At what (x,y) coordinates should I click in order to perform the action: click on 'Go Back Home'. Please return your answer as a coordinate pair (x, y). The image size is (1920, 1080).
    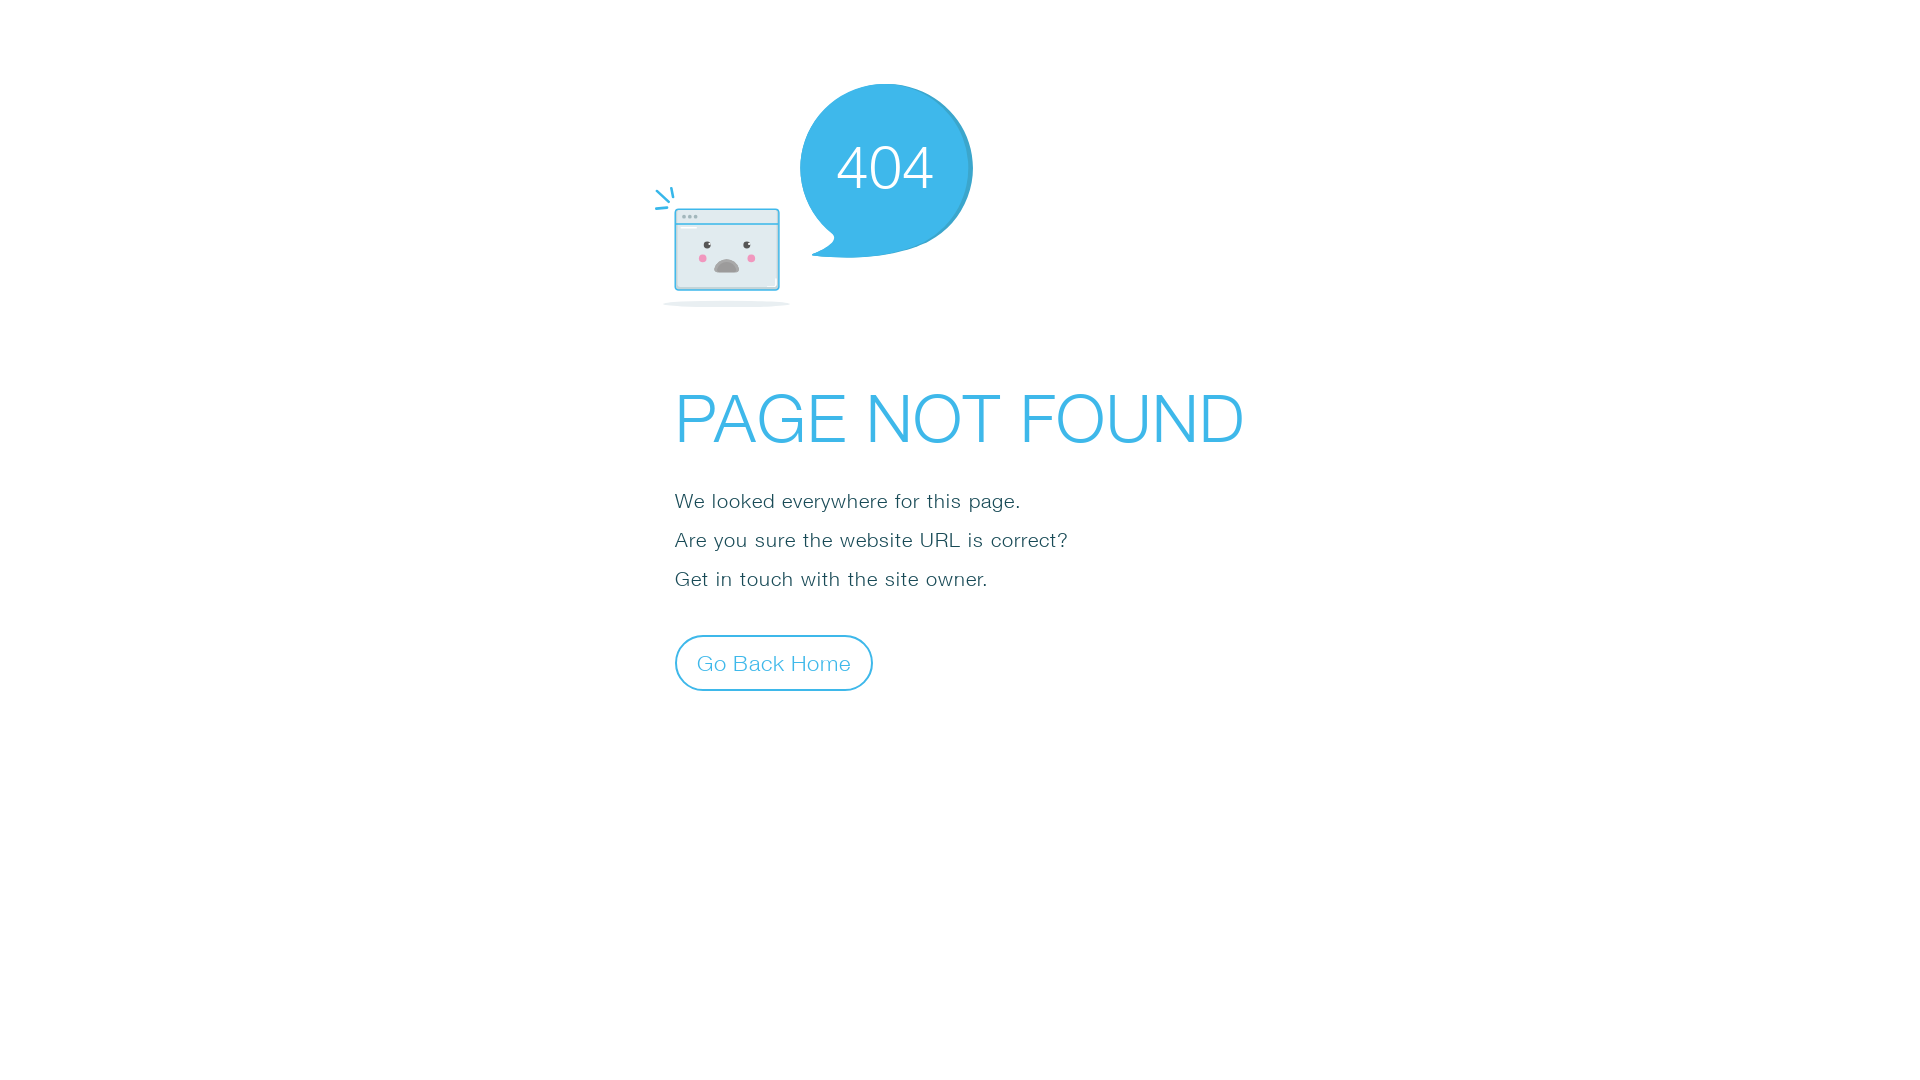
    Looking at the image, I should click on (772, 663).